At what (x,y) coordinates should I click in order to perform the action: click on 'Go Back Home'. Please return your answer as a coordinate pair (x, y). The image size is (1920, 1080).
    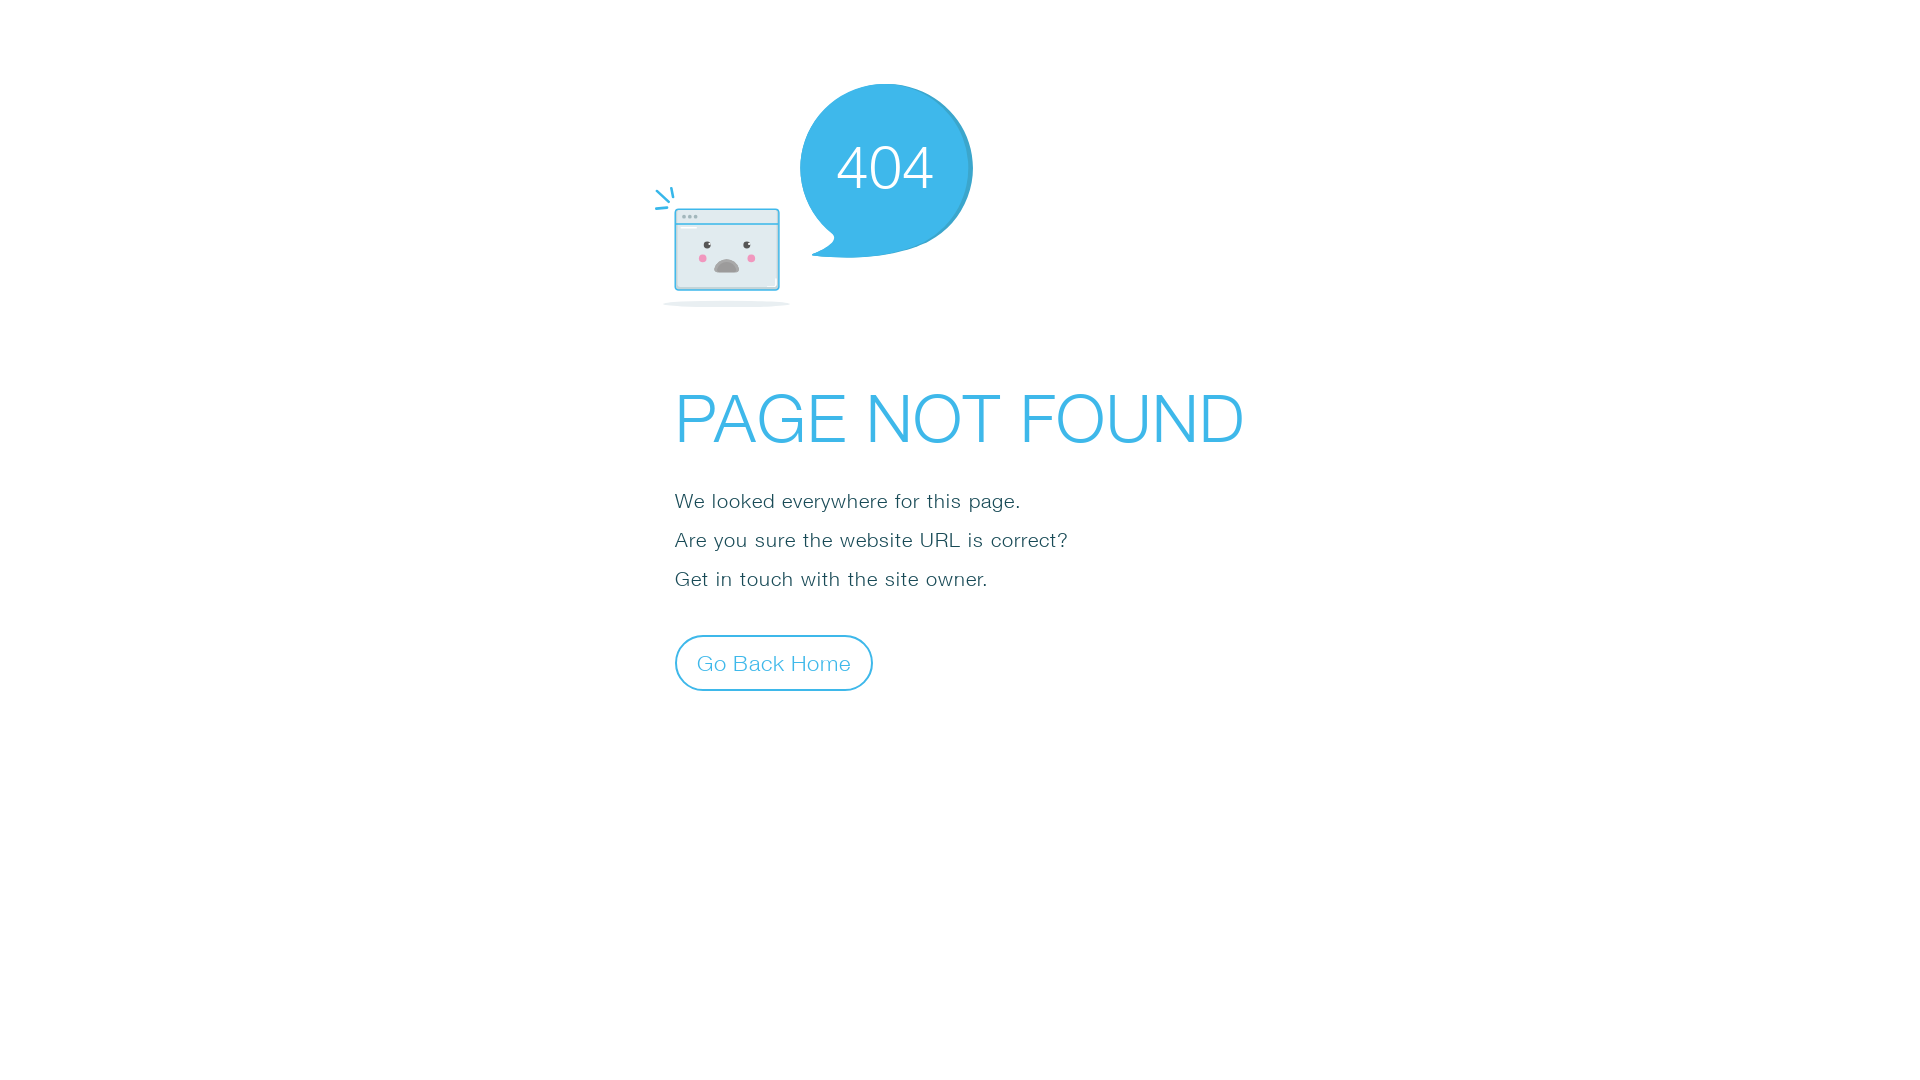
    Looking at the image, I should click on (772, 663).